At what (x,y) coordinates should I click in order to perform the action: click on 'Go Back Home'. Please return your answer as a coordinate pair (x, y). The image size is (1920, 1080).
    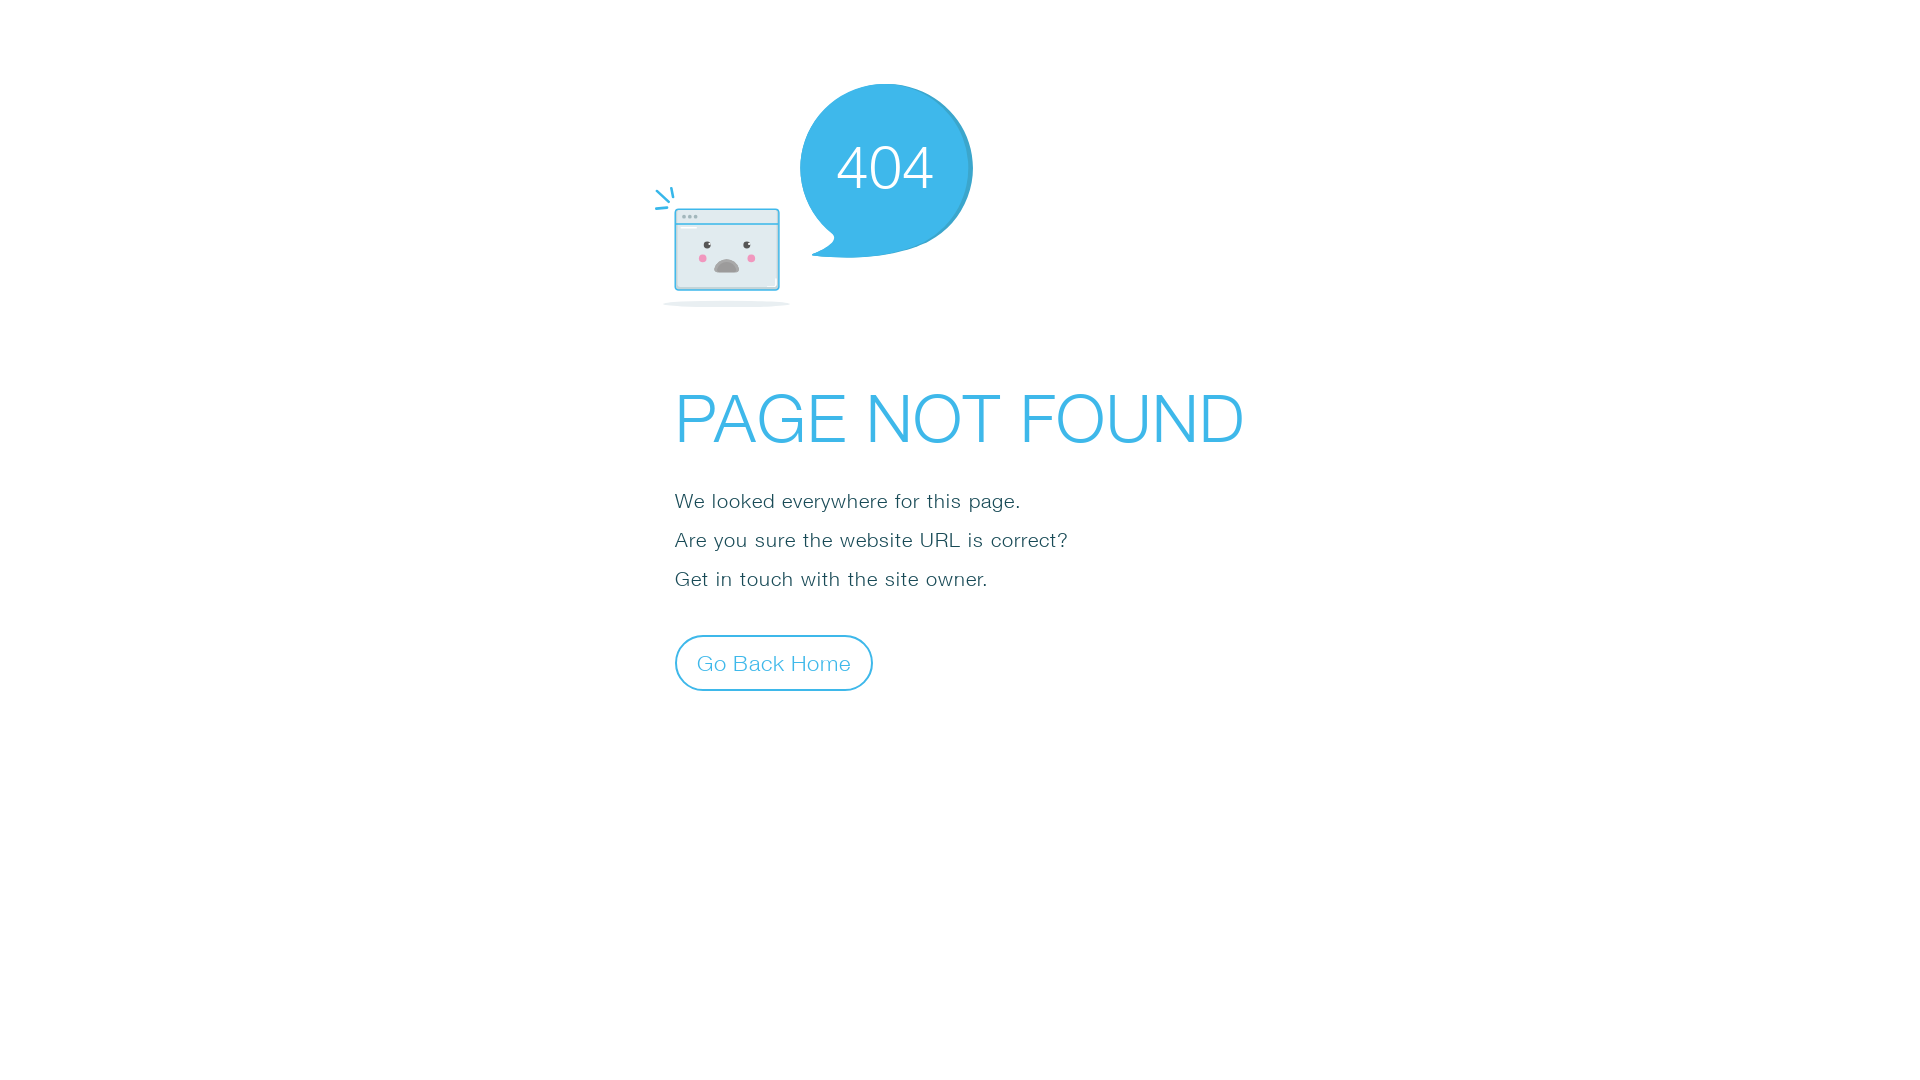
    Looking at the image, I should click on (772, 663).